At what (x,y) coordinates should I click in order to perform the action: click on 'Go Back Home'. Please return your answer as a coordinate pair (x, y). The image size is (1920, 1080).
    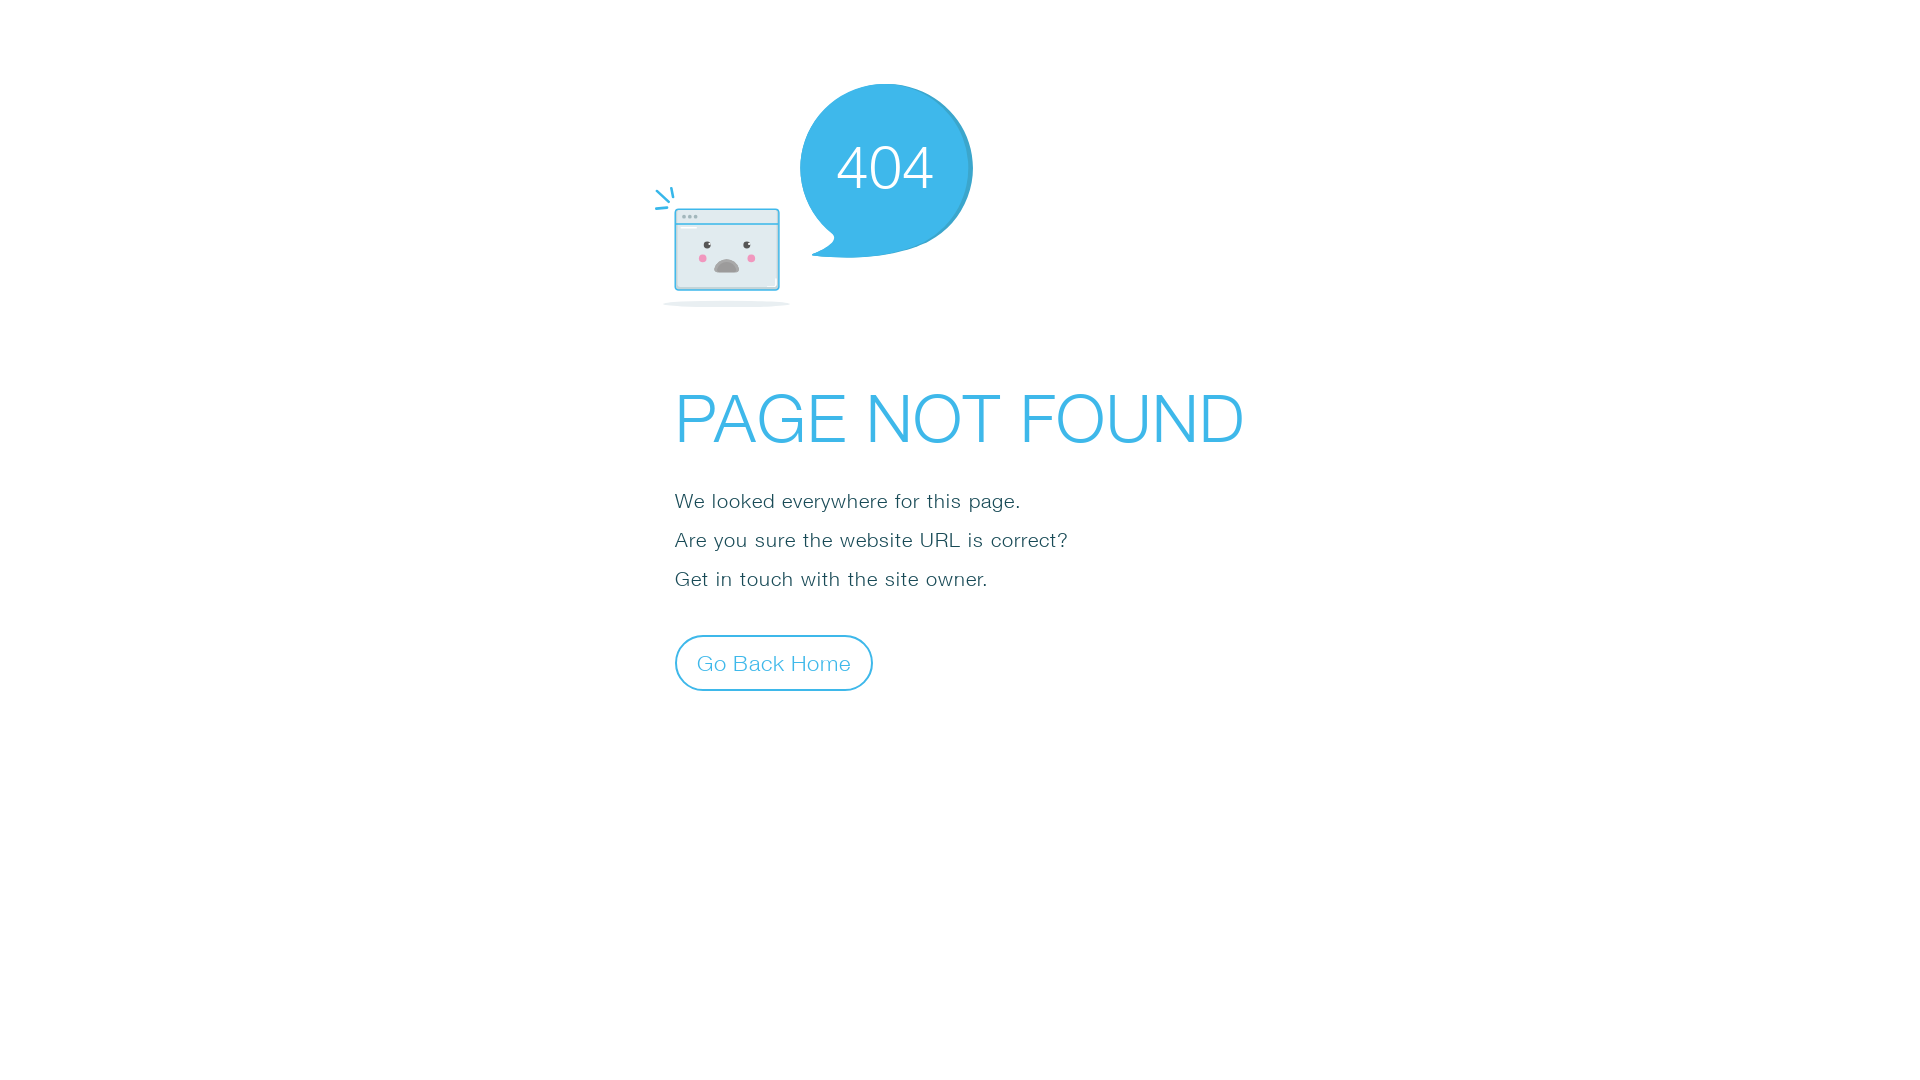
    Looking at the image, I should click on (772, 663).